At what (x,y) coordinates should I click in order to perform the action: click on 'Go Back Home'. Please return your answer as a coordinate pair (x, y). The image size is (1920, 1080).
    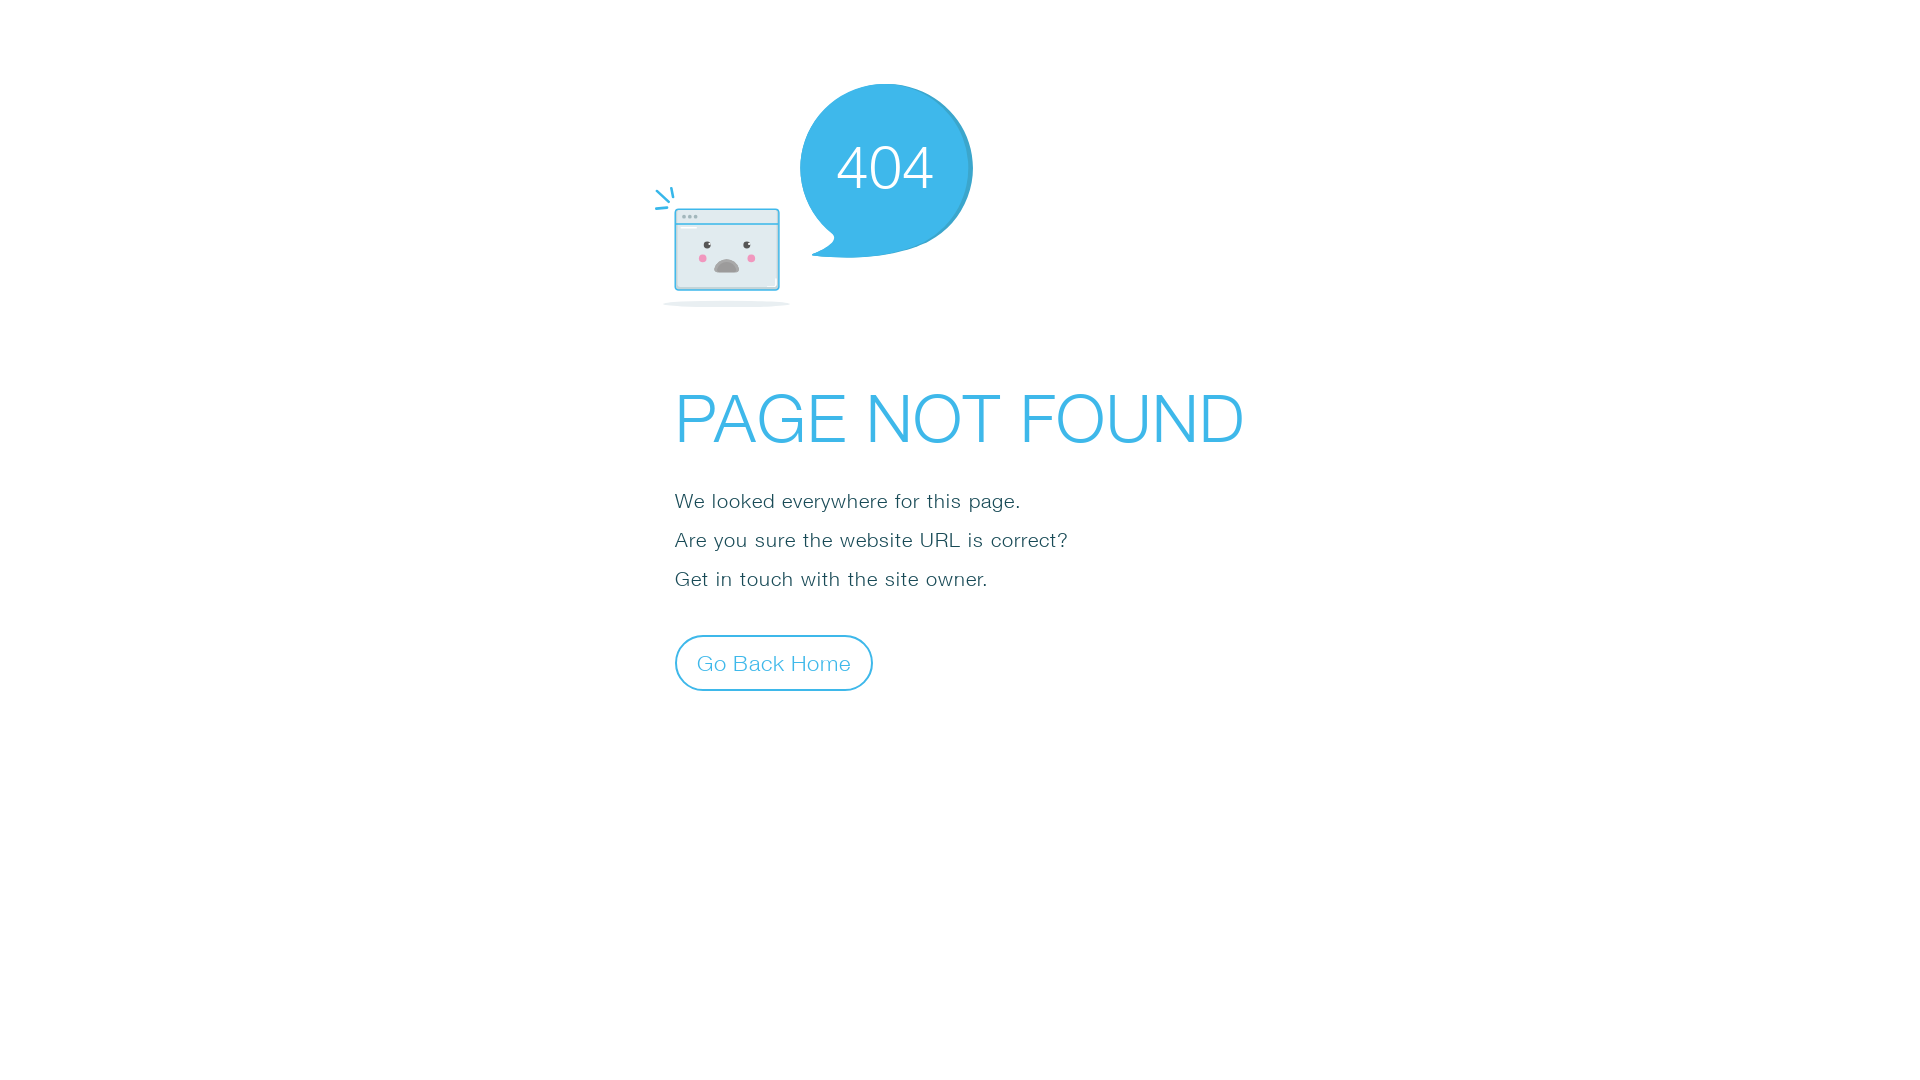
    Looking at the image, I should click on (772, 663).